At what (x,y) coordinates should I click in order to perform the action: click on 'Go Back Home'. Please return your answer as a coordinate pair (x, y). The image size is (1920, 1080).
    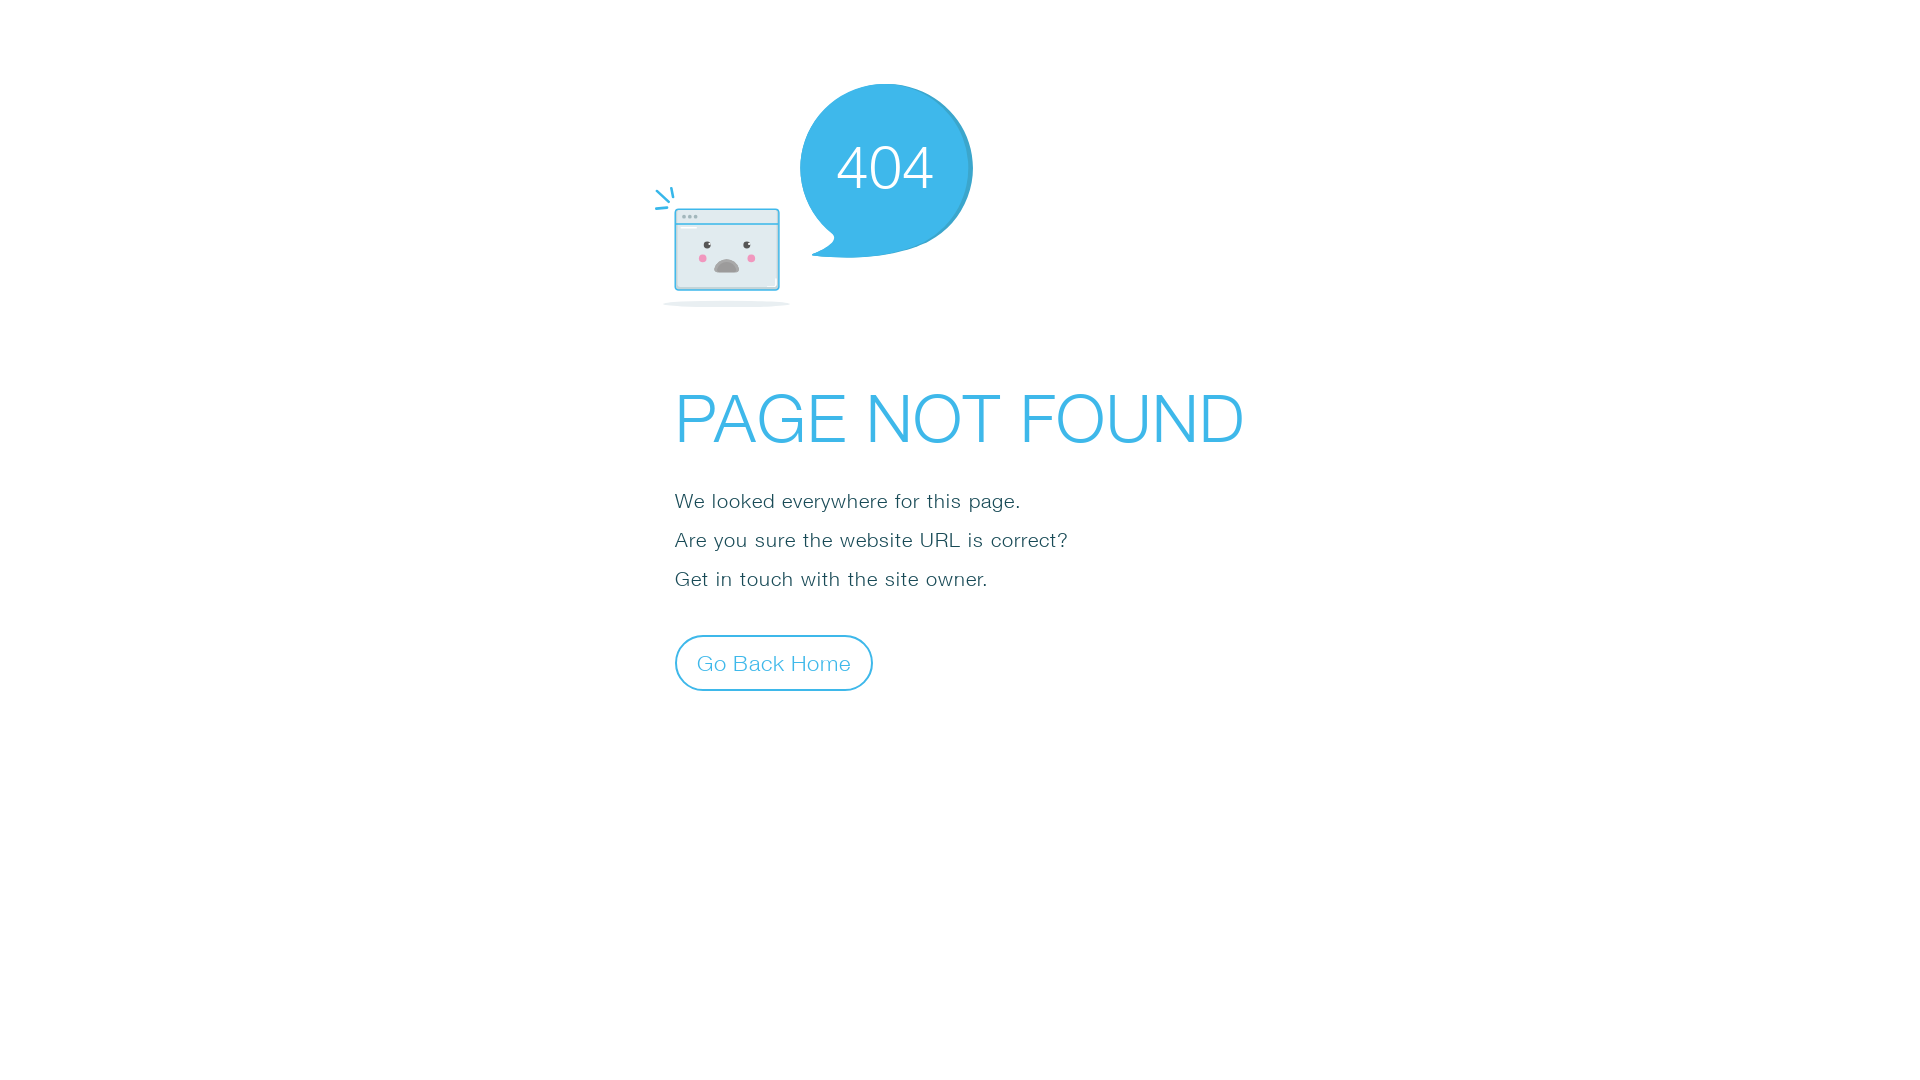
    Looking at the image, I should click on (772, 663).